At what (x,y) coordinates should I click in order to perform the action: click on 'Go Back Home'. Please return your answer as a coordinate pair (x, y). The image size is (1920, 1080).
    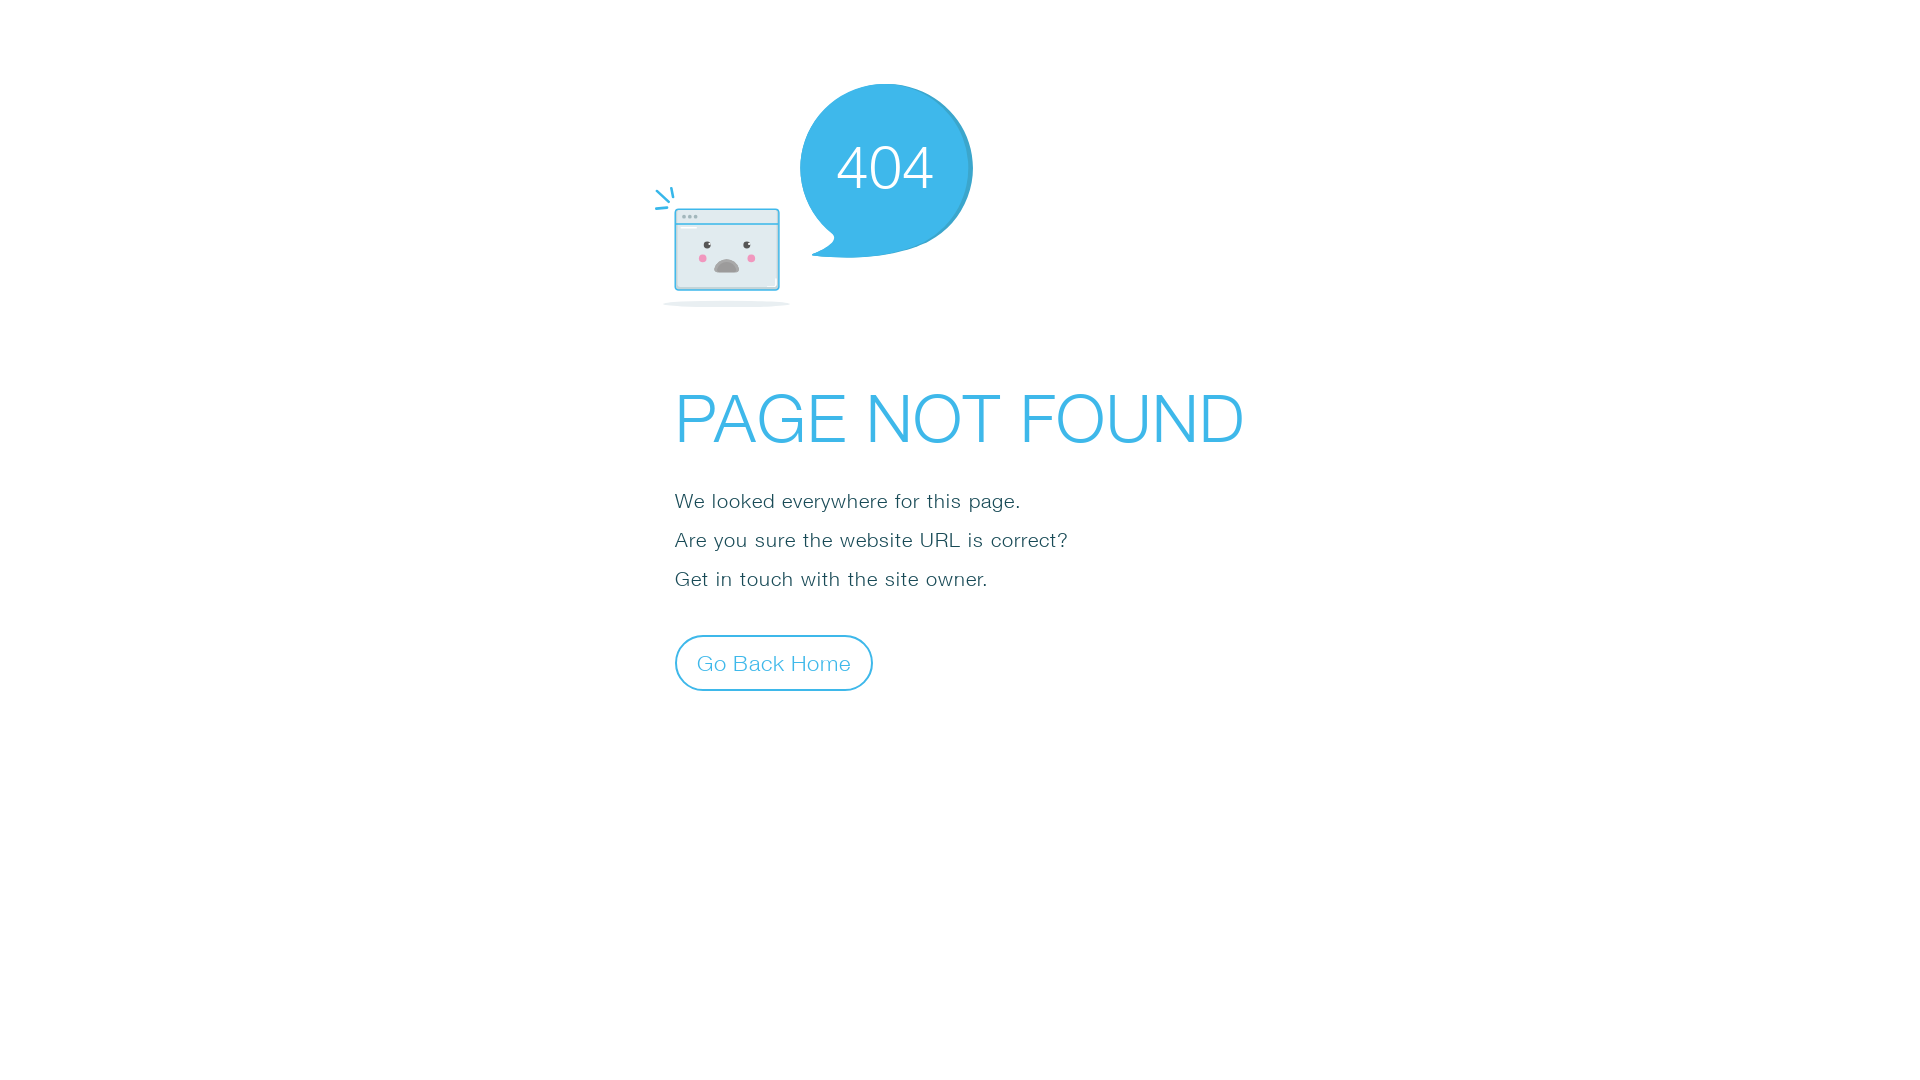
    Looking at the image, I should click on (772, 663).